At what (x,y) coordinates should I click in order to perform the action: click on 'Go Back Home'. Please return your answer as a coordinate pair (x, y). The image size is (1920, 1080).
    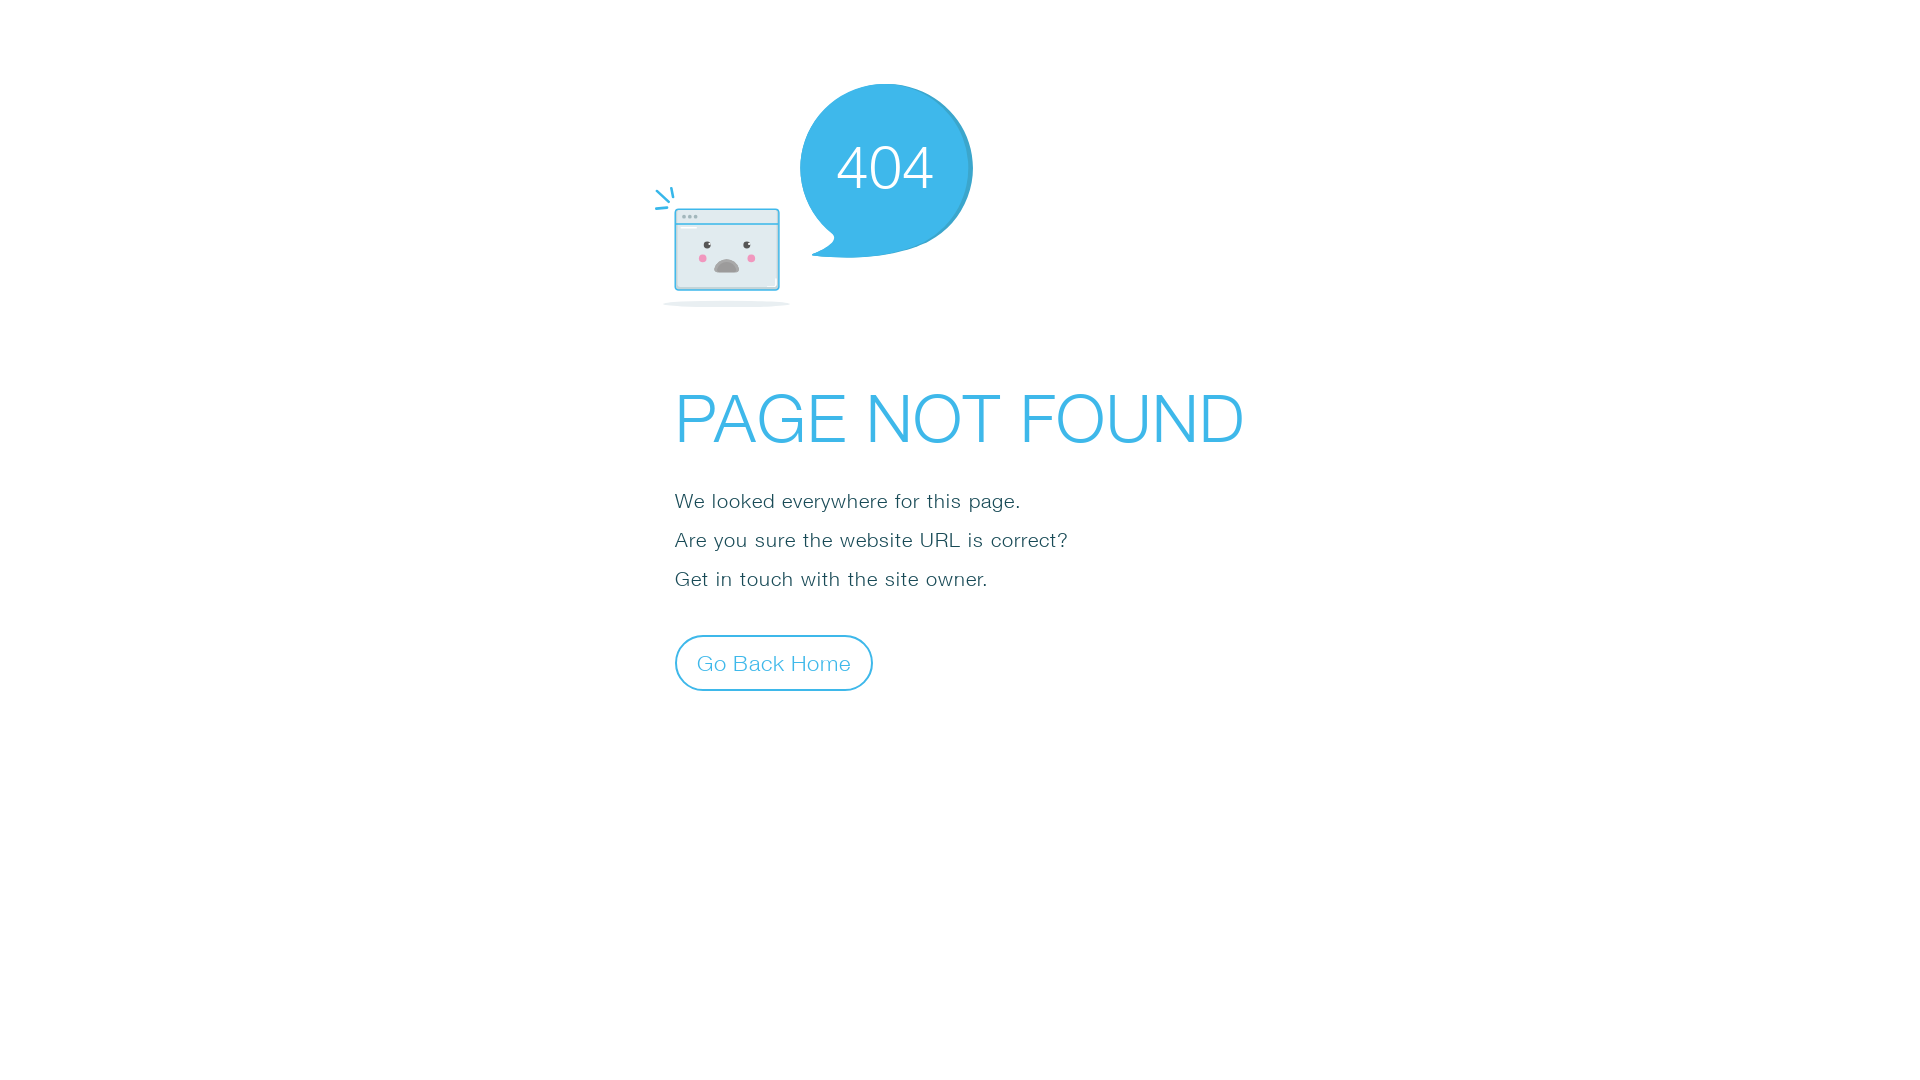
    Looking at the image, I should click on (772, 663).